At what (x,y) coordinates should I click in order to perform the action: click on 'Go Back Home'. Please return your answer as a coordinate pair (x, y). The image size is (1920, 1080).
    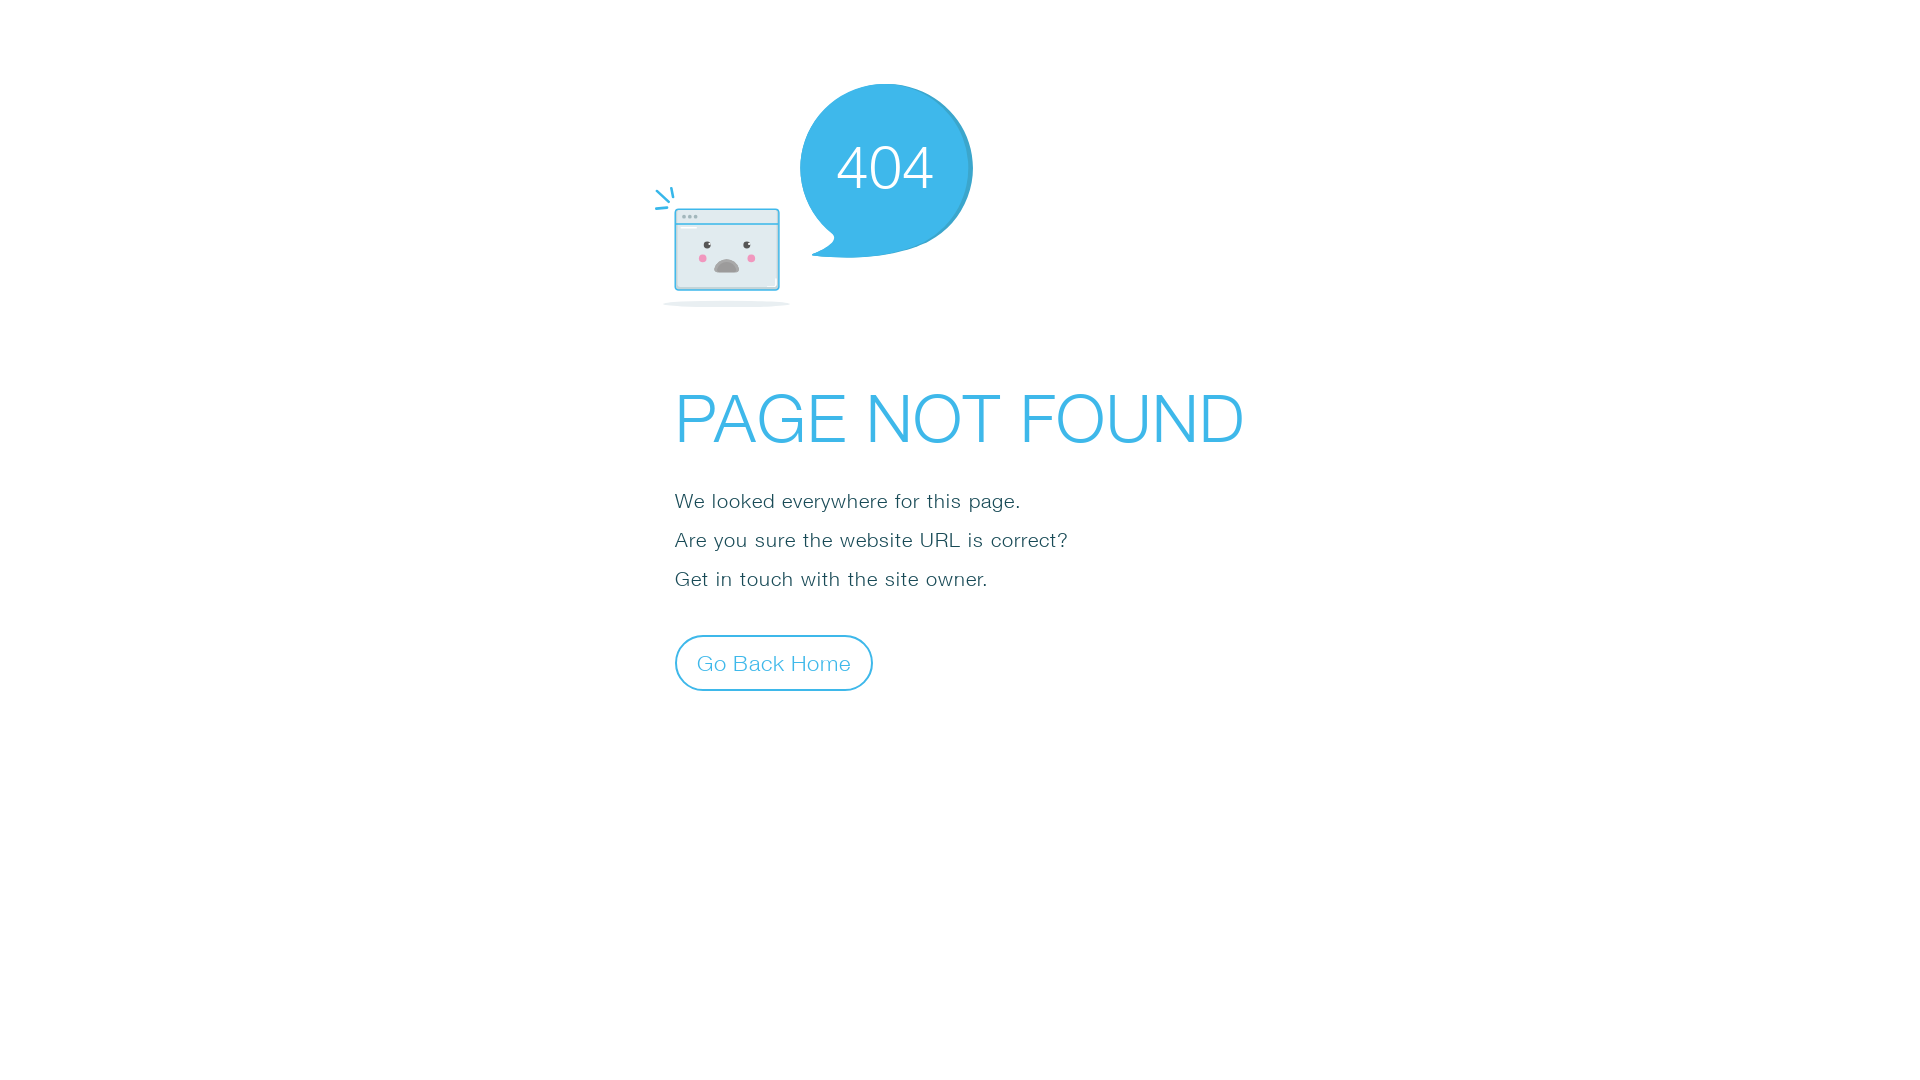
    Looking at the image, I should click on (772, 663).